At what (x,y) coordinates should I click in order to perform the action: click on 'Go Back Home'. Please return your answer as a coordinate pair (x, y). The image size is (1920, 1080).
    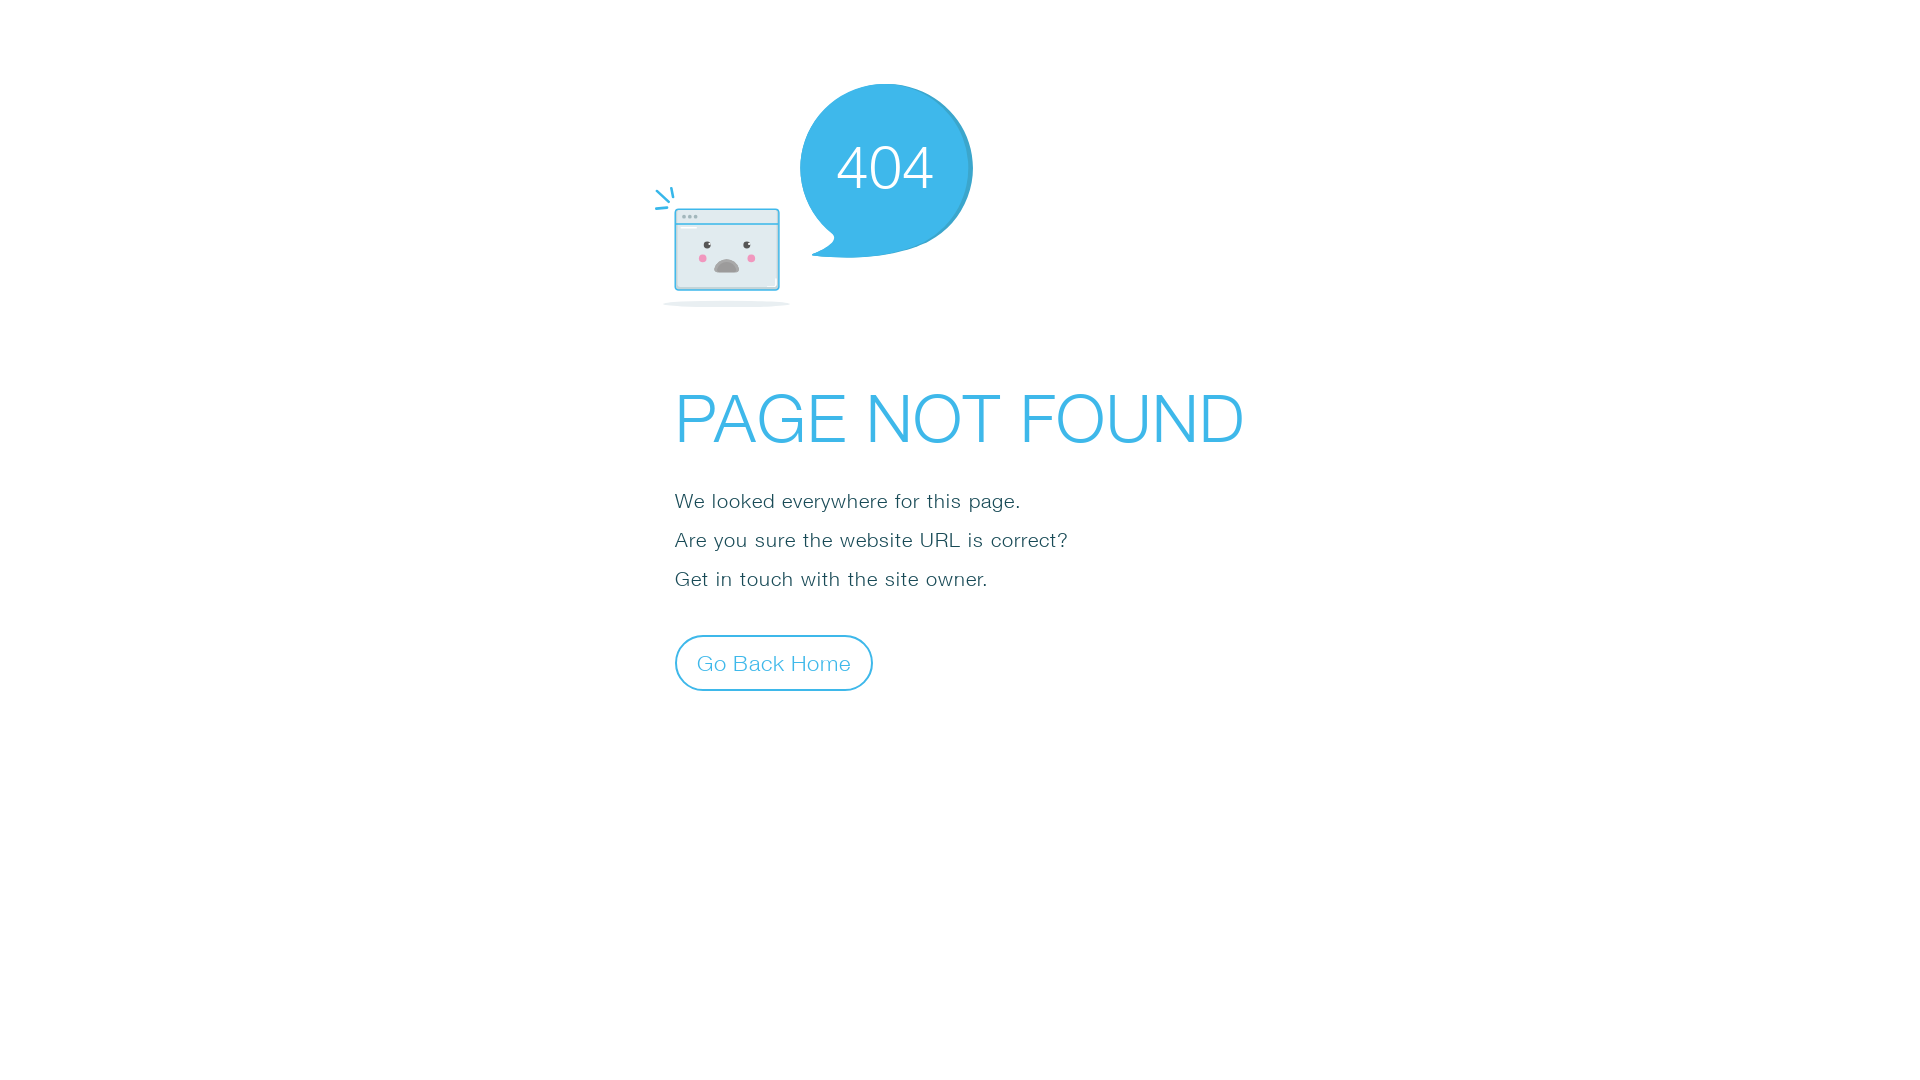
    Looking at the image, I should click on (772, 663).